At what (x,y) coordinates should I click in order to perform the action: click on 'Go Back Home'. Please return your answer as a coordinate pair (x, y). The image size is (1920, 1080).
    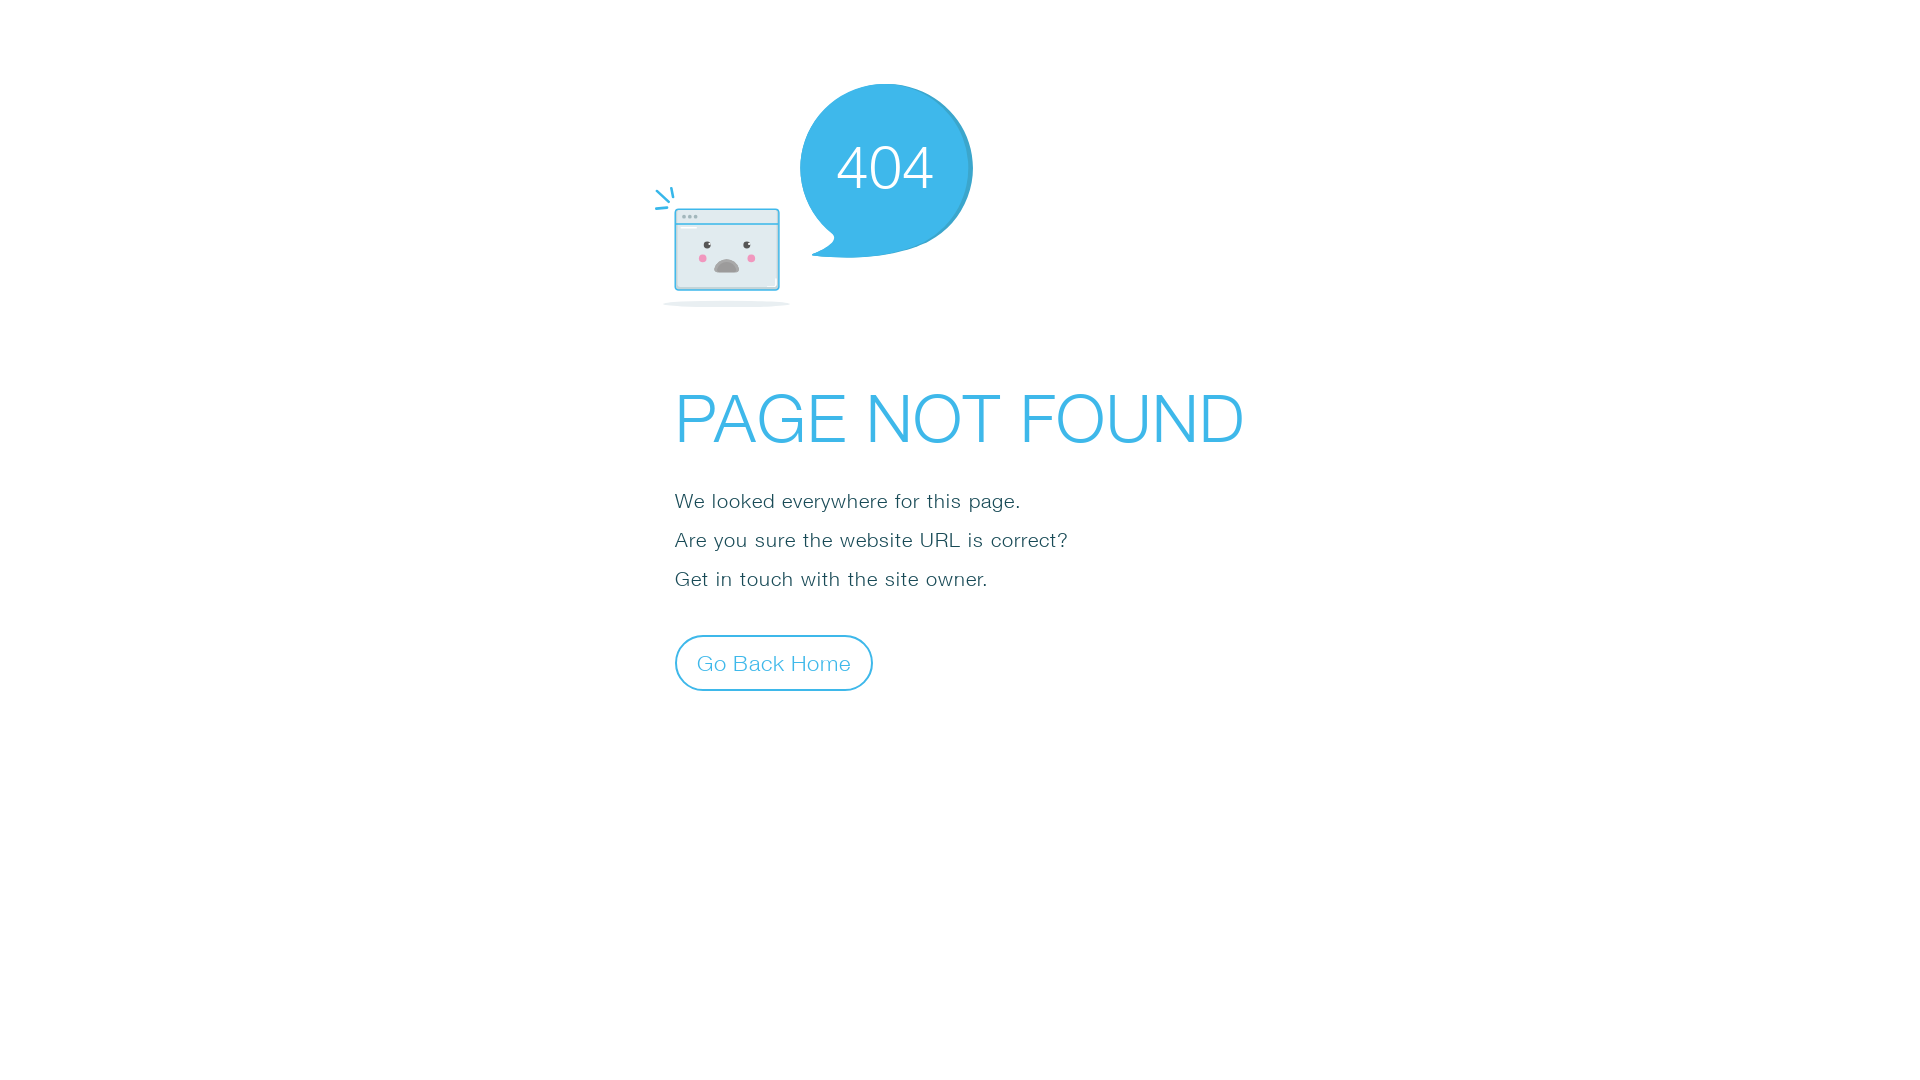
    Looking at the image, I should click on (772, 663).